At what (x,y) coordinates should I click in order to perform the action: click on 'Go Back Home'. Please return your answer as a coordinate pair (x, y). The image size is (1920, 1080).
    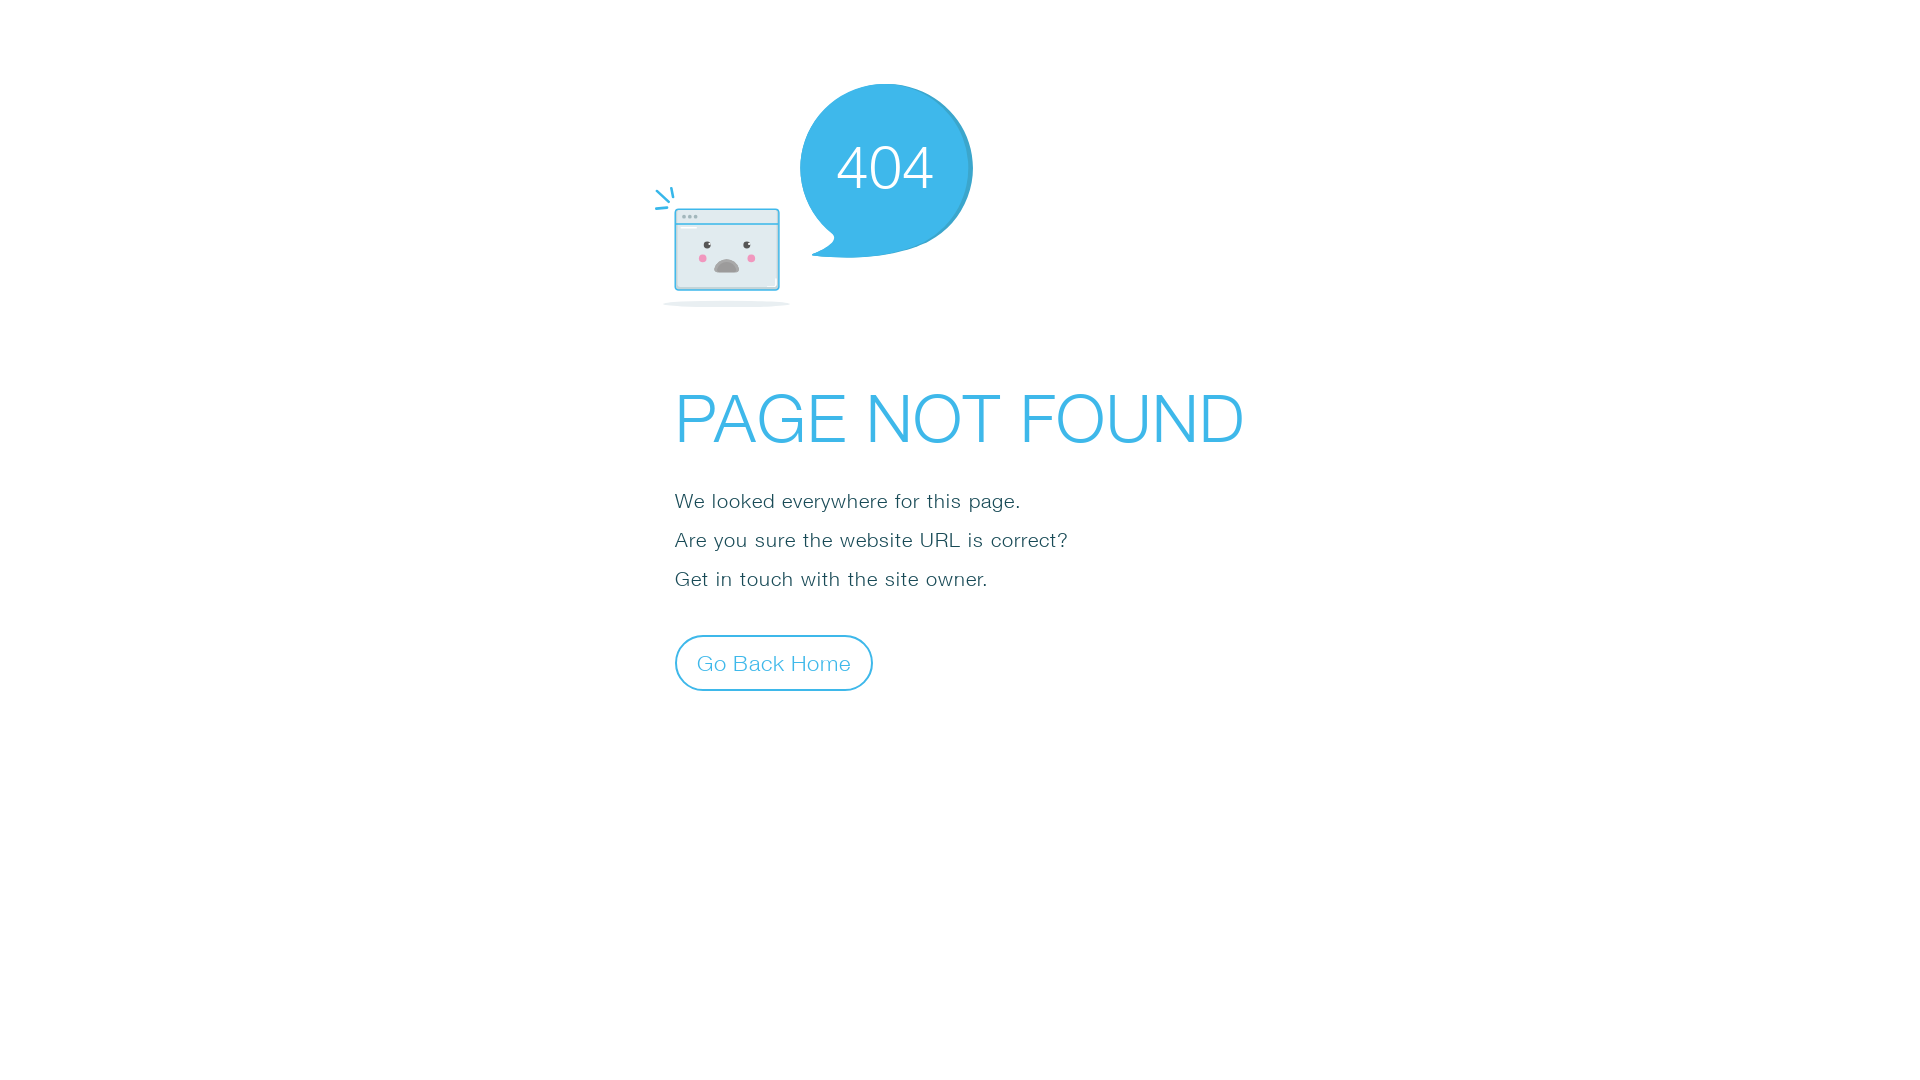
    Looking at the image, I should click on (772, 663).